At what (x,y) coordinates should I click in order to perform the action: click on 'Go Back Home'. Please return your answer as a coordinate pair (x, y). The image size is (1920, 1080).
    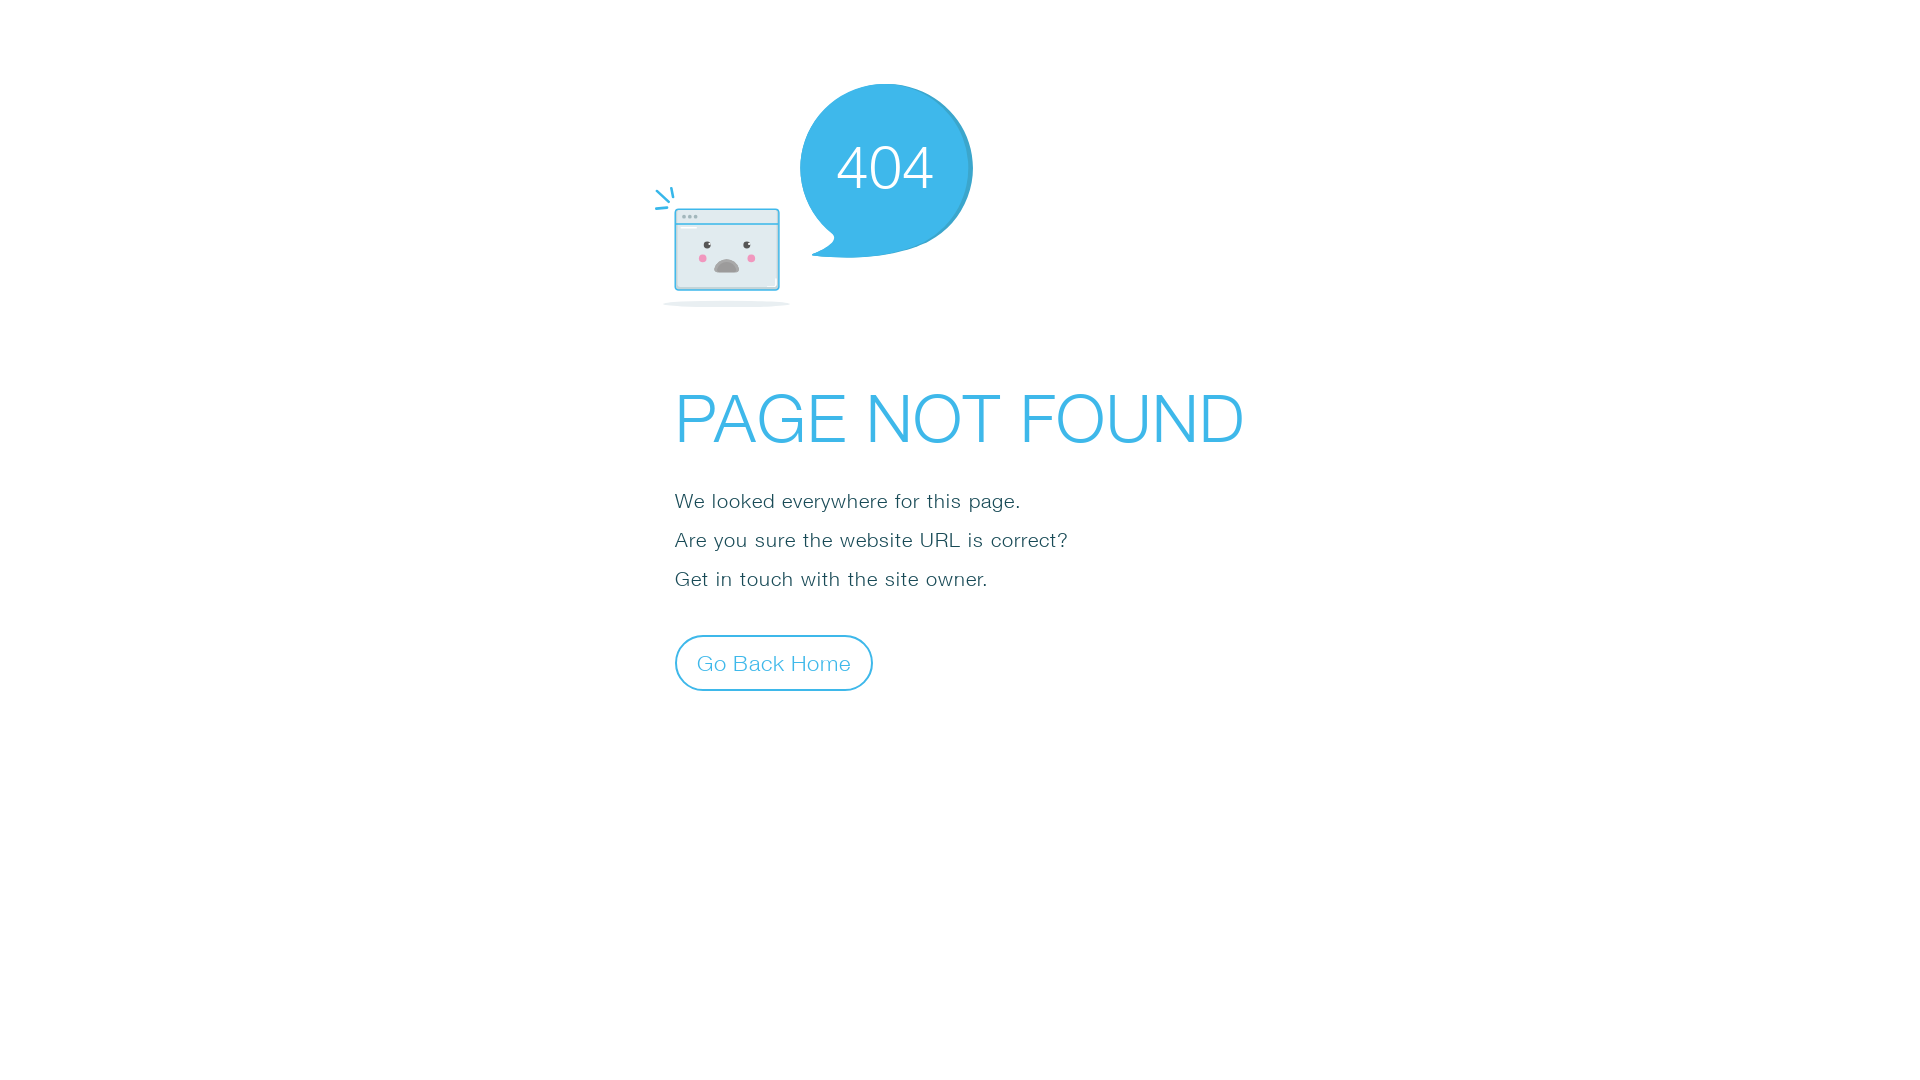
    Looking at the image, I should click on (772, 663).